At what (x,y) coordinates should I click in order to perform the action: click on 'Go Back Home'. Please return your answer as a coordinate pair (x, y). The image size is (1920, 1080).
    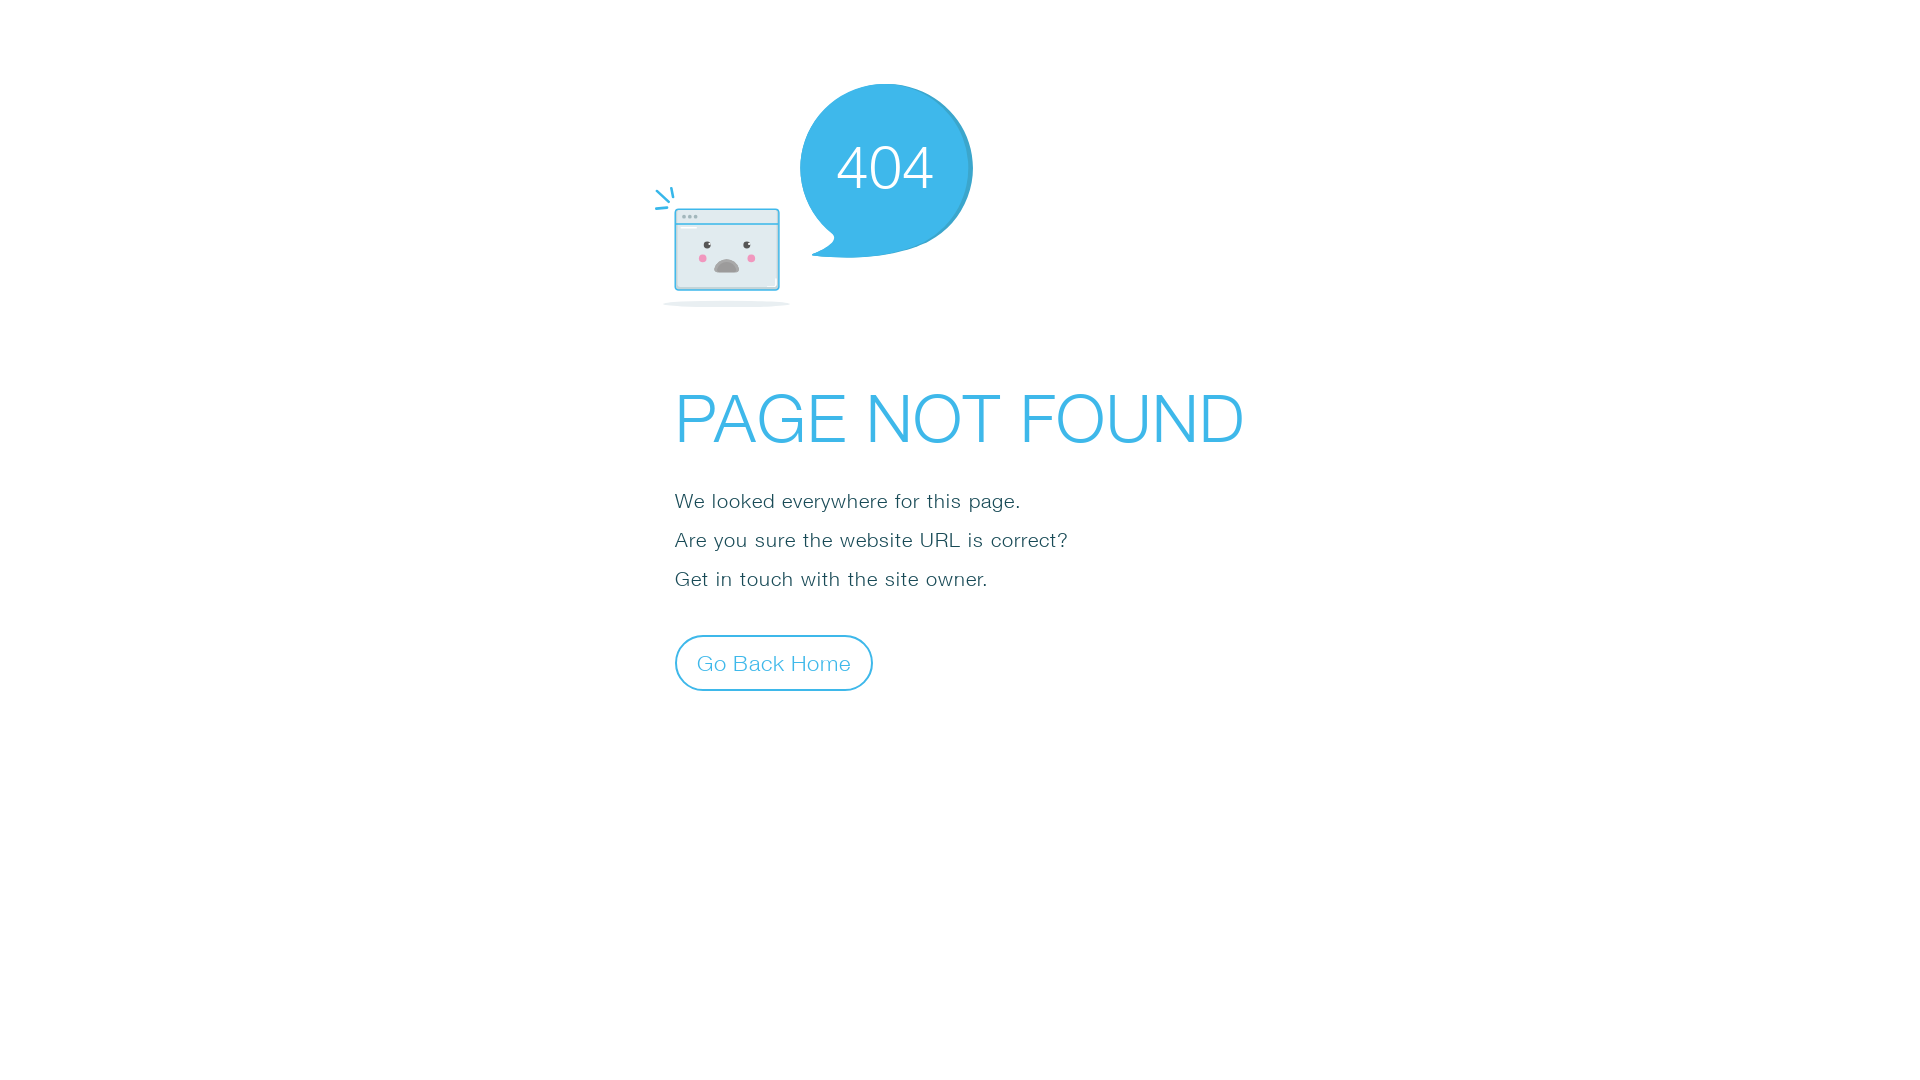
    Looking at the image, I should click on (772, 663).